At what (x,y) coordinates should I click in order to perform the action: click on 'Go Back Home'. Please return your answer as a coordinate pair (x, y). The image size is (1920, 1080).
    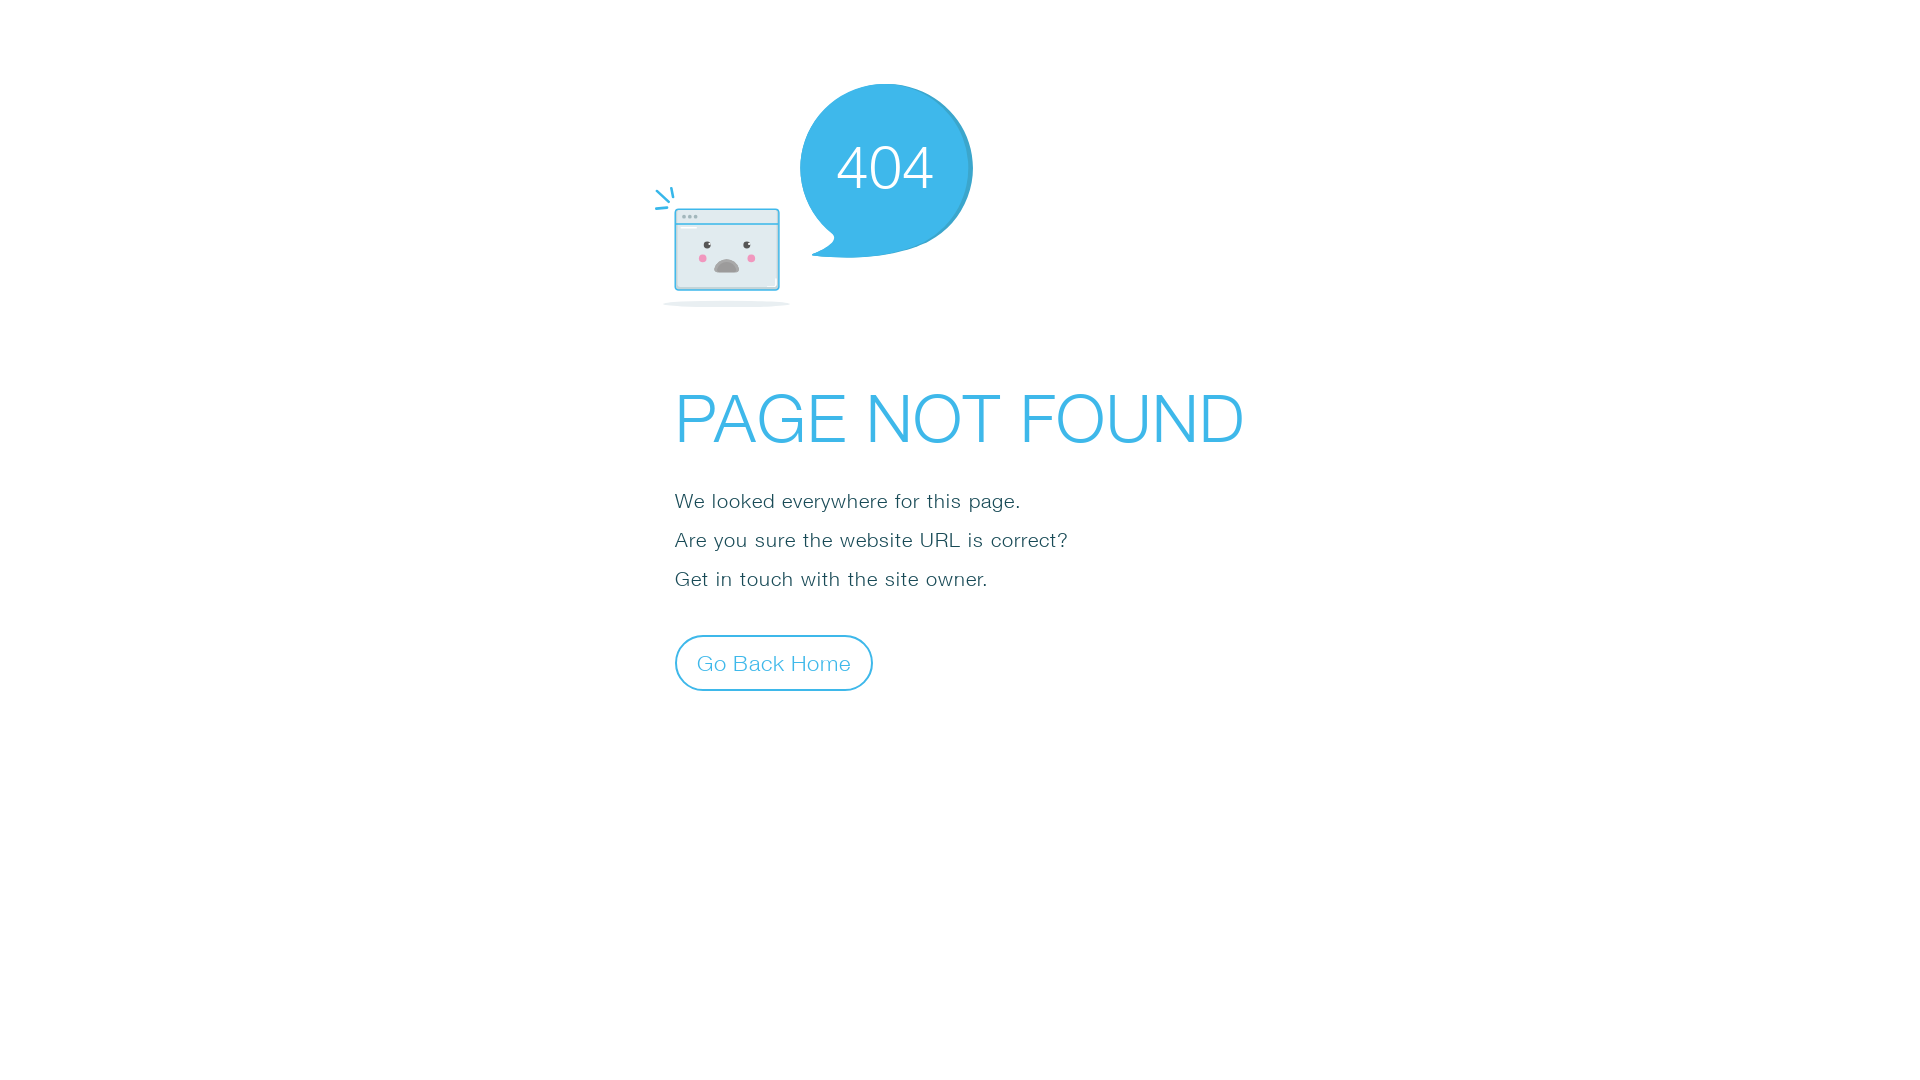
    Looking at the image, I should click on (772, 663).